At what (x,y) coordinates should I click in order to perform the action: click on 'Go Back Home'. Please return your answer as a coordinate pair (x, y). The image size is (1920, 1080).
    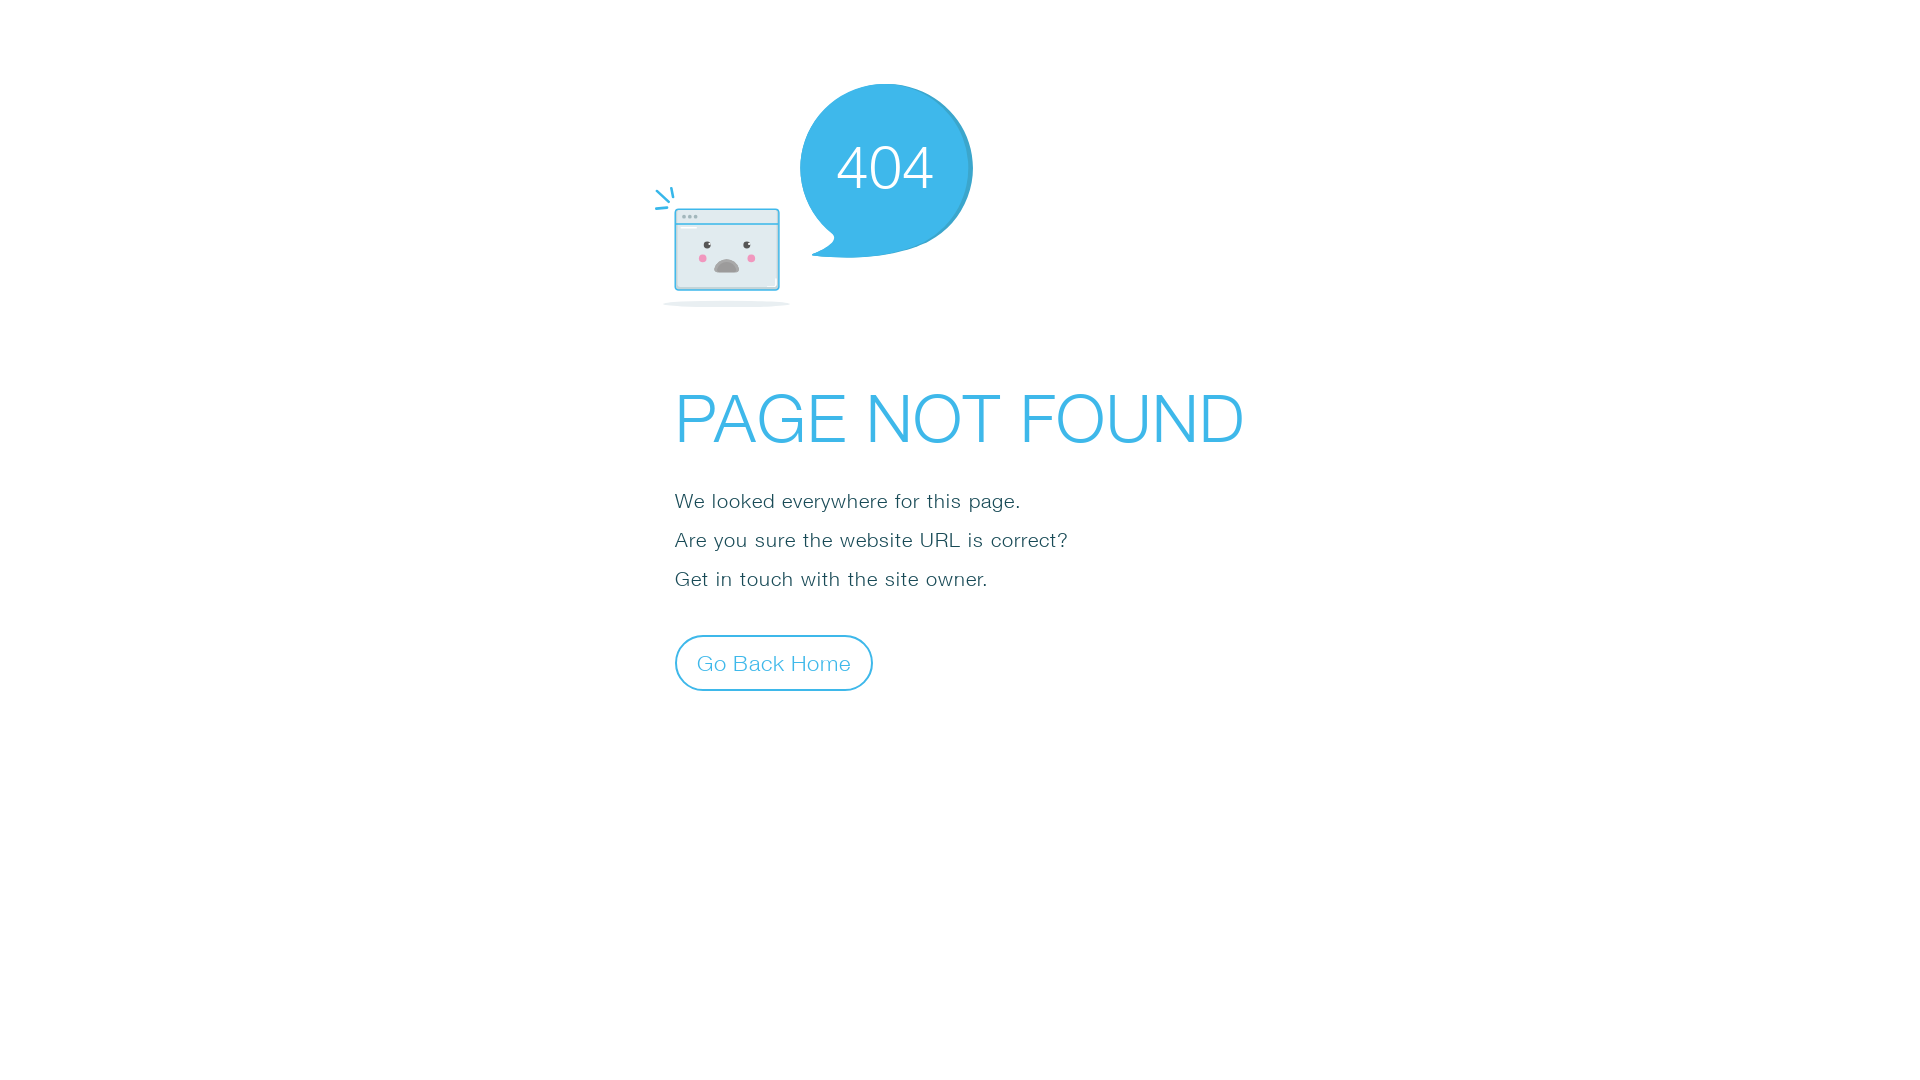
    Looking at the image, I should click on (772, 663).